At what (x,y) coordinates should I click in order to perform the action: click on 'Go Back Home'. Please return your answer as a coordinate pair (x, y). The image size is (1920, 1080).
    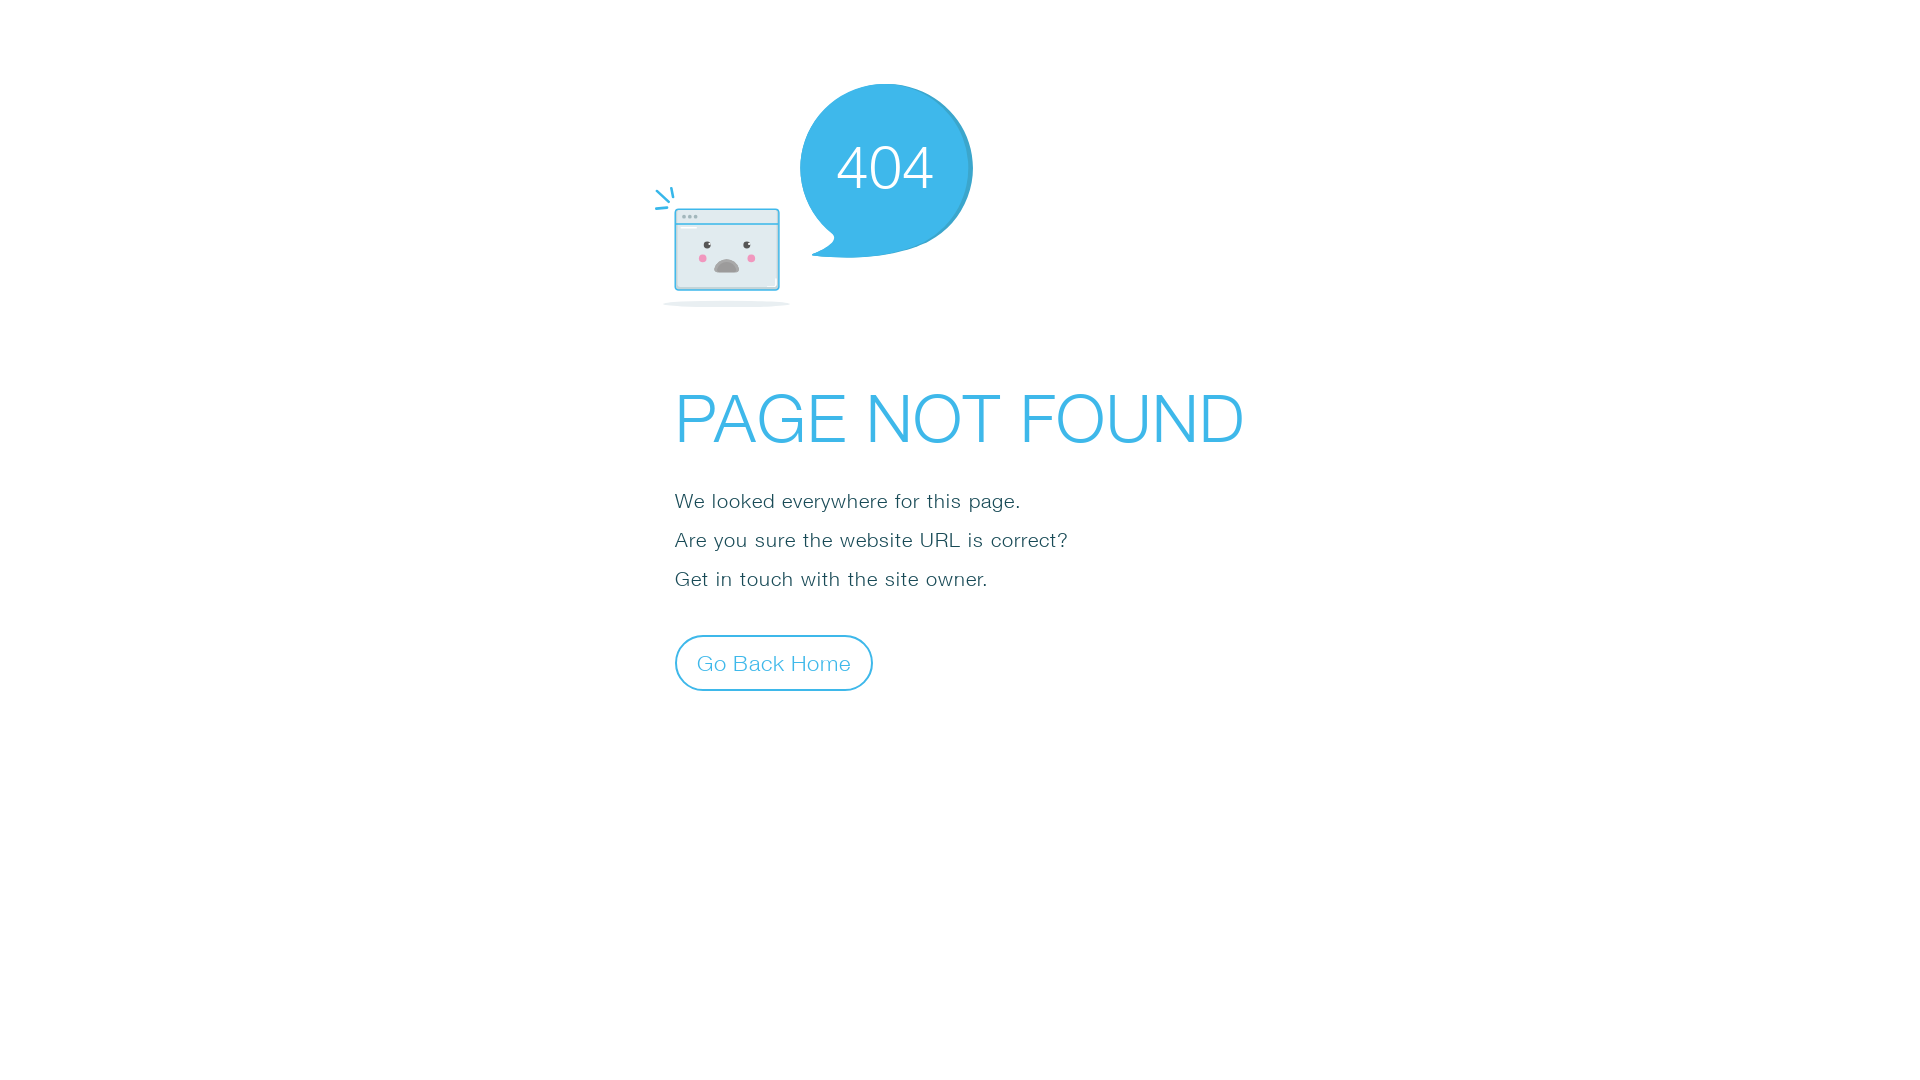
    Looking at the image, I should click on (772, 663).